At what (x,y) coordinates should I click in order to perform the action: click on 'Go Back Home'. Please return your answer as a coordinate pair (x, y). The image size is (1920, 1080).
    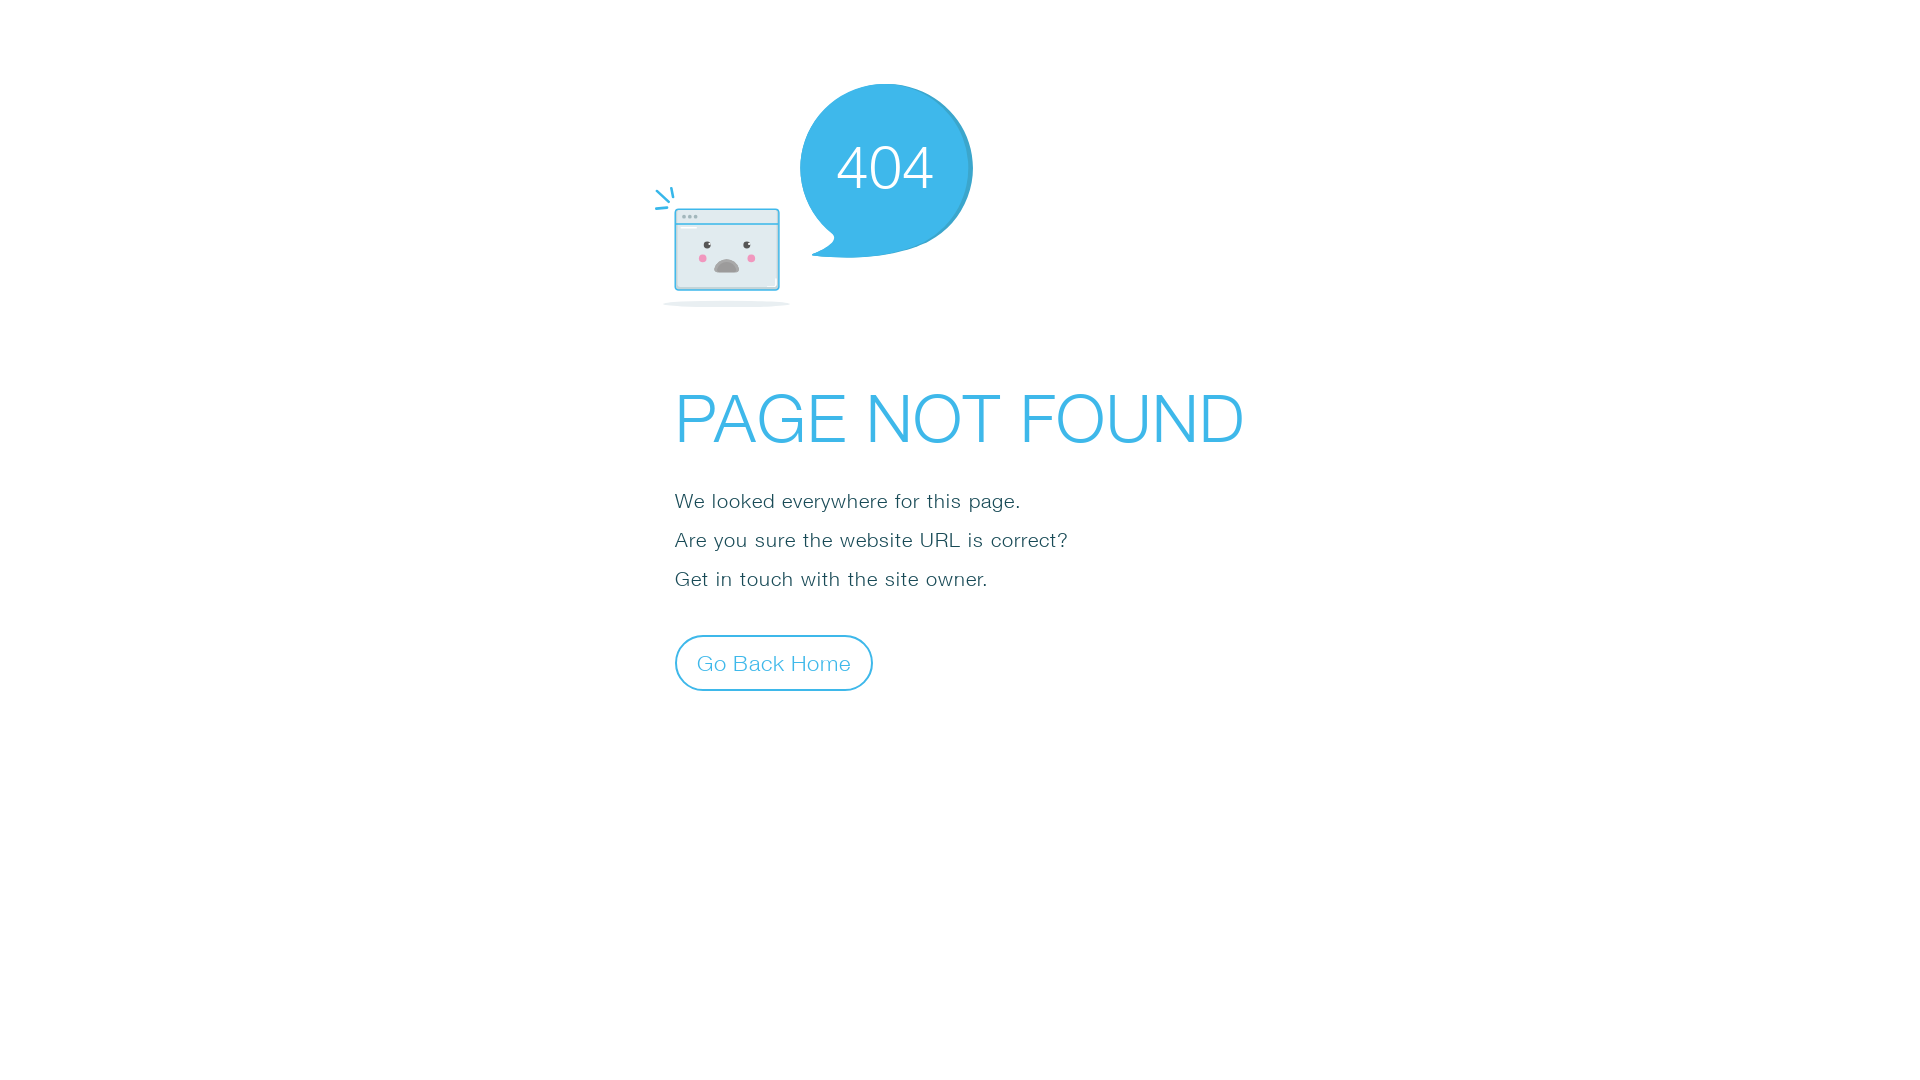
    Looking at the image, I should click on (772, 663).